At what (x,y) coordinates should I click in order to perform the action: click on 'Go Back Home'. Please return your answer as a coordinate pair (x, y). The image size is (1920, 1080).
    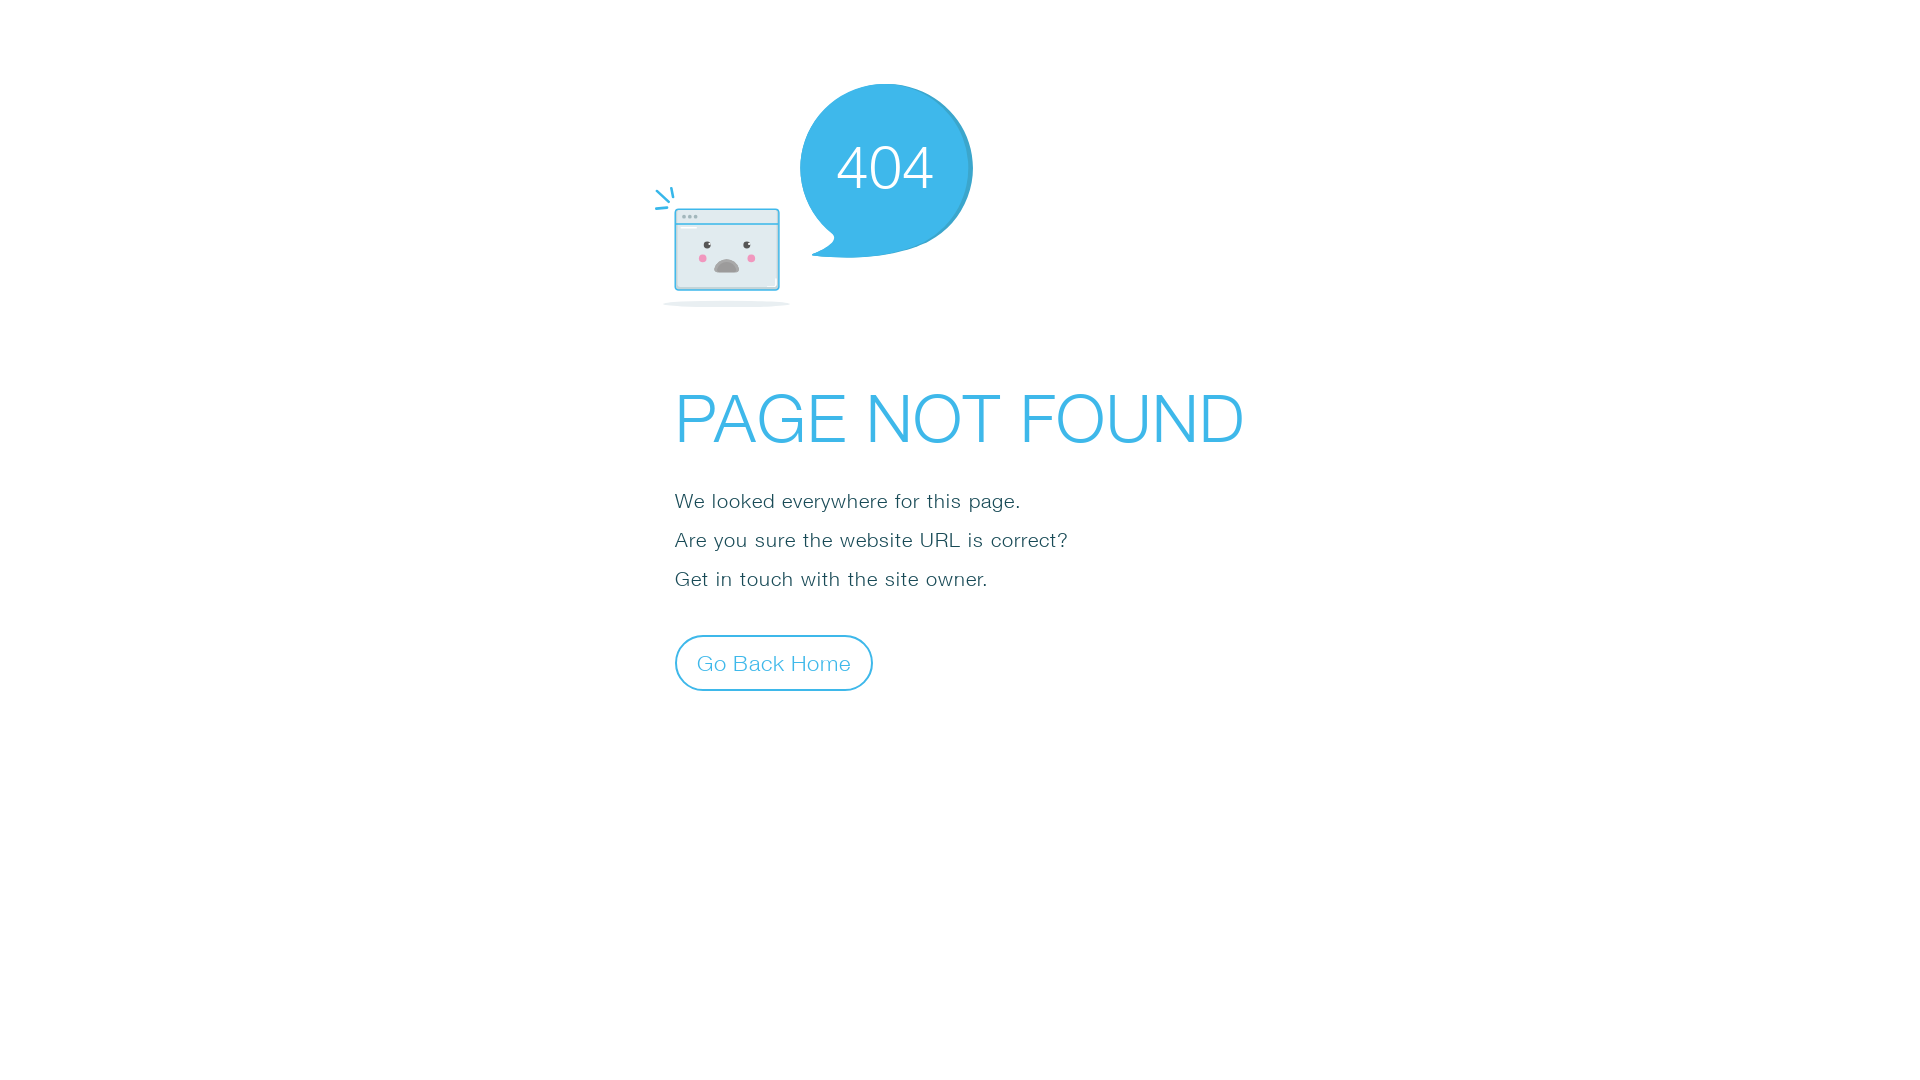
    Looking at the image, I should click on (772, 663).